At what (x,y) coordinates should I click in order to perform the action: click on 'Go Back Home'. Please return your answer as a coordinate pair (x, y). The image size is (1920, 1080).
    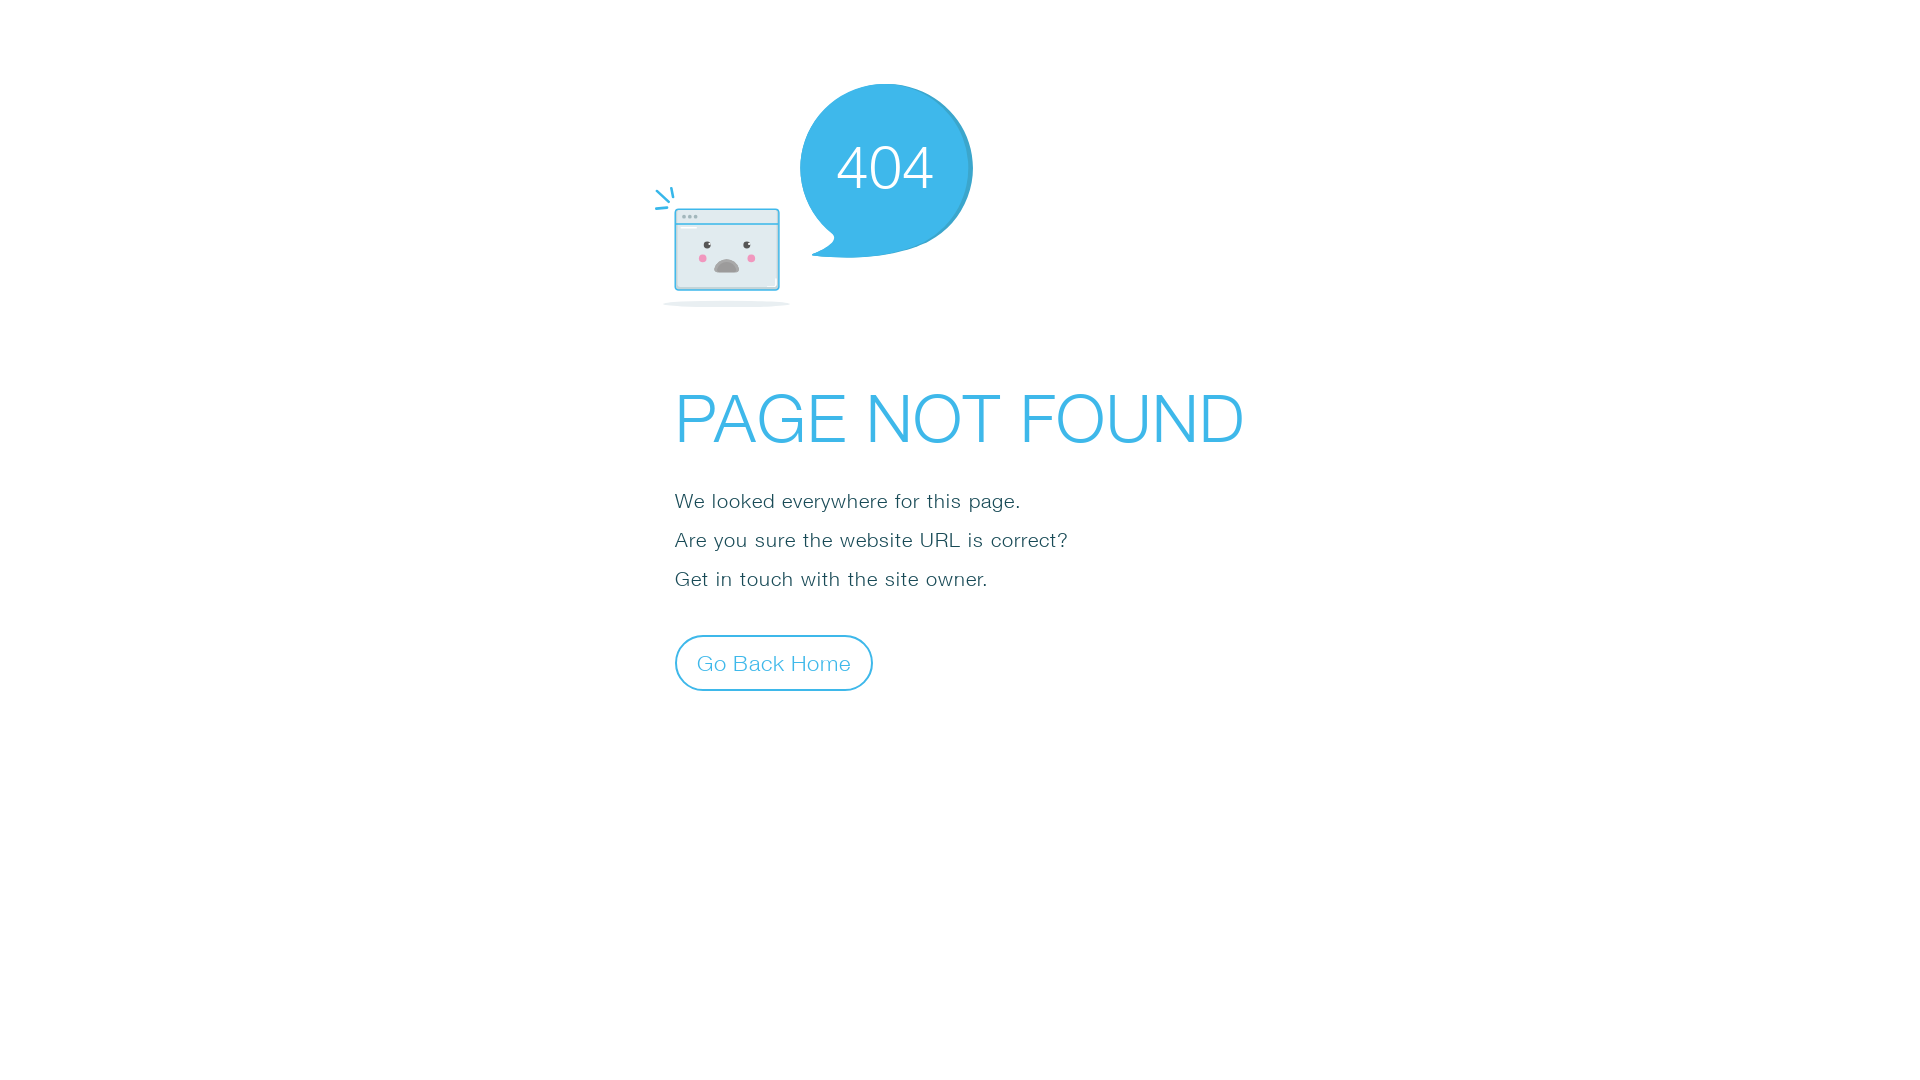
    Looking at the image, I should click on (772, 663).